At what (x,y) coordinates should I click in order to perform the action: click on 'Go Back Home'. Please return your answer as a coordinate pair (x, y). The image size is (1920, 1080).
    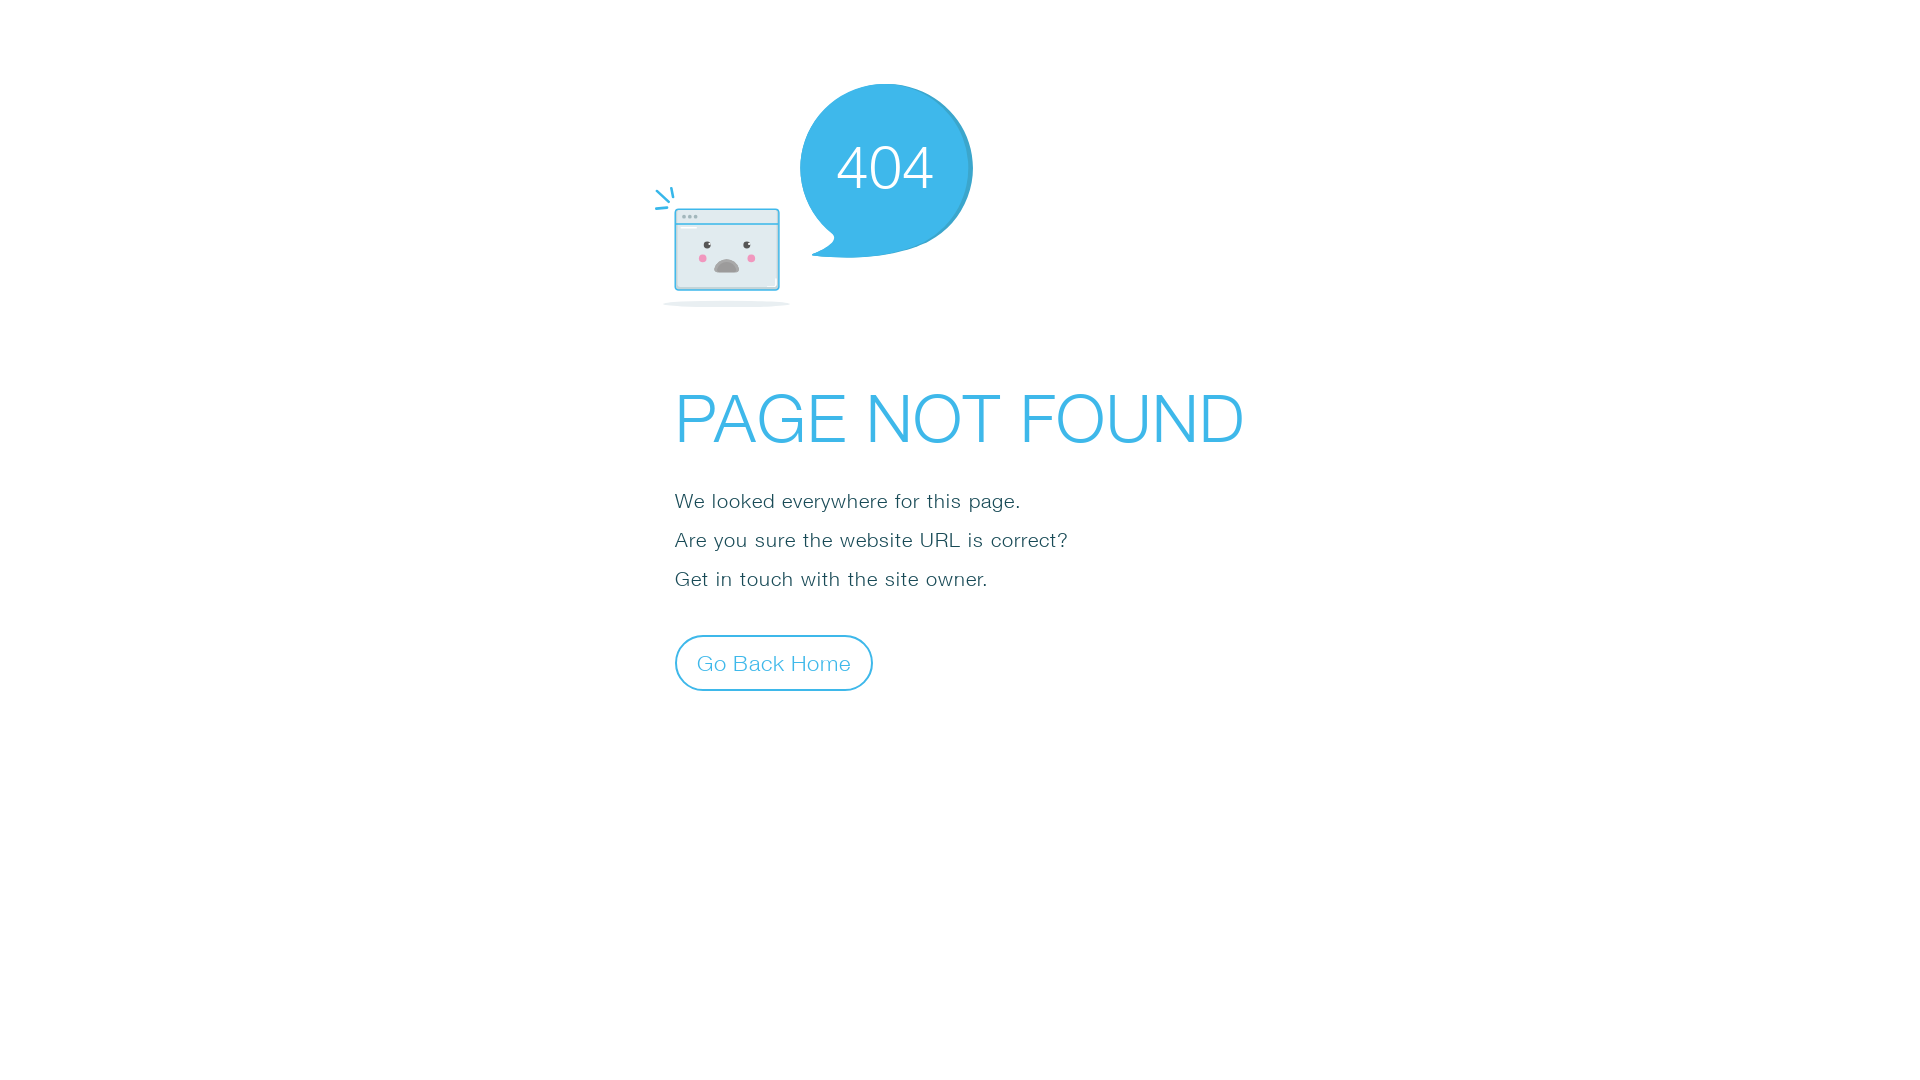
    Looking at the image, I should click on (772, 663).